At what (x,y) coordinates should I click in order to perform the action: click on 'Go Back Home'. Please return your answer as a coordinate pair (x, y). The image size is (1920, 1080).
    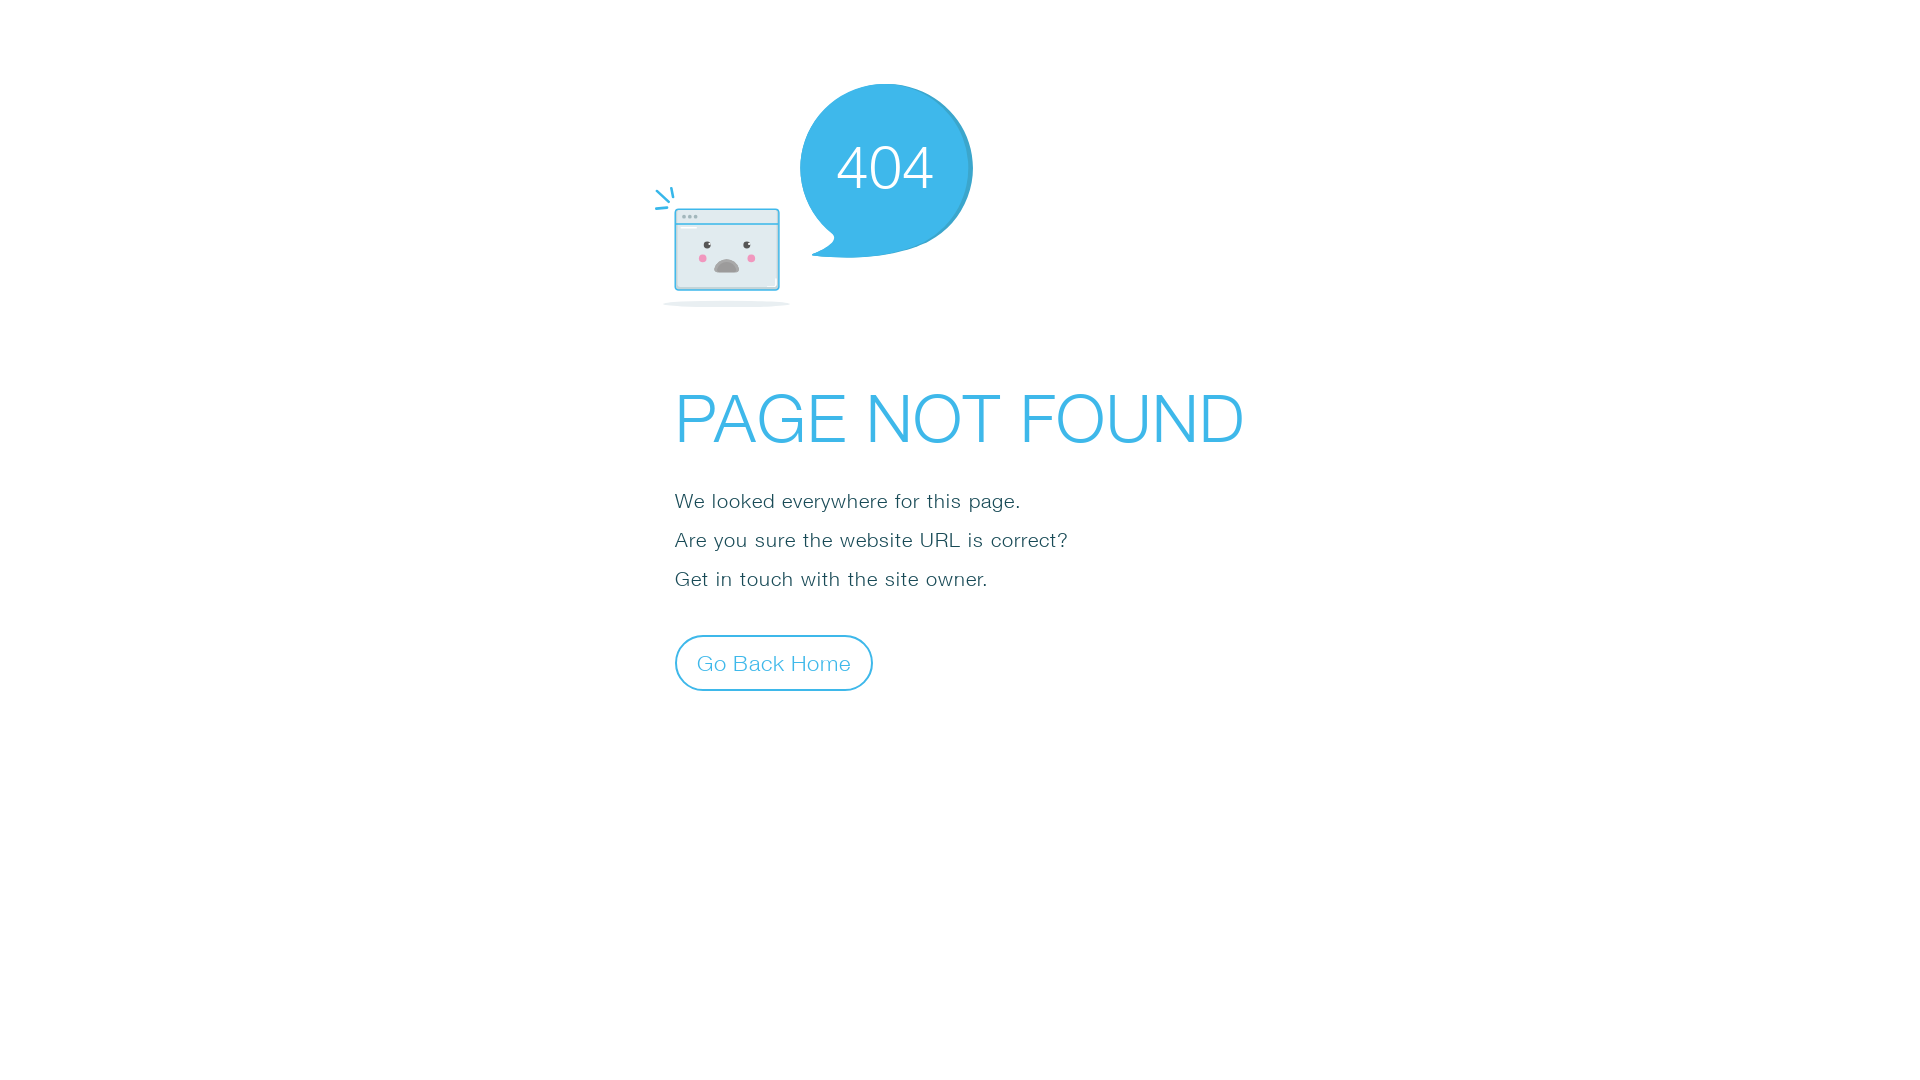
    Looking at the image, I should click on (772, 663).